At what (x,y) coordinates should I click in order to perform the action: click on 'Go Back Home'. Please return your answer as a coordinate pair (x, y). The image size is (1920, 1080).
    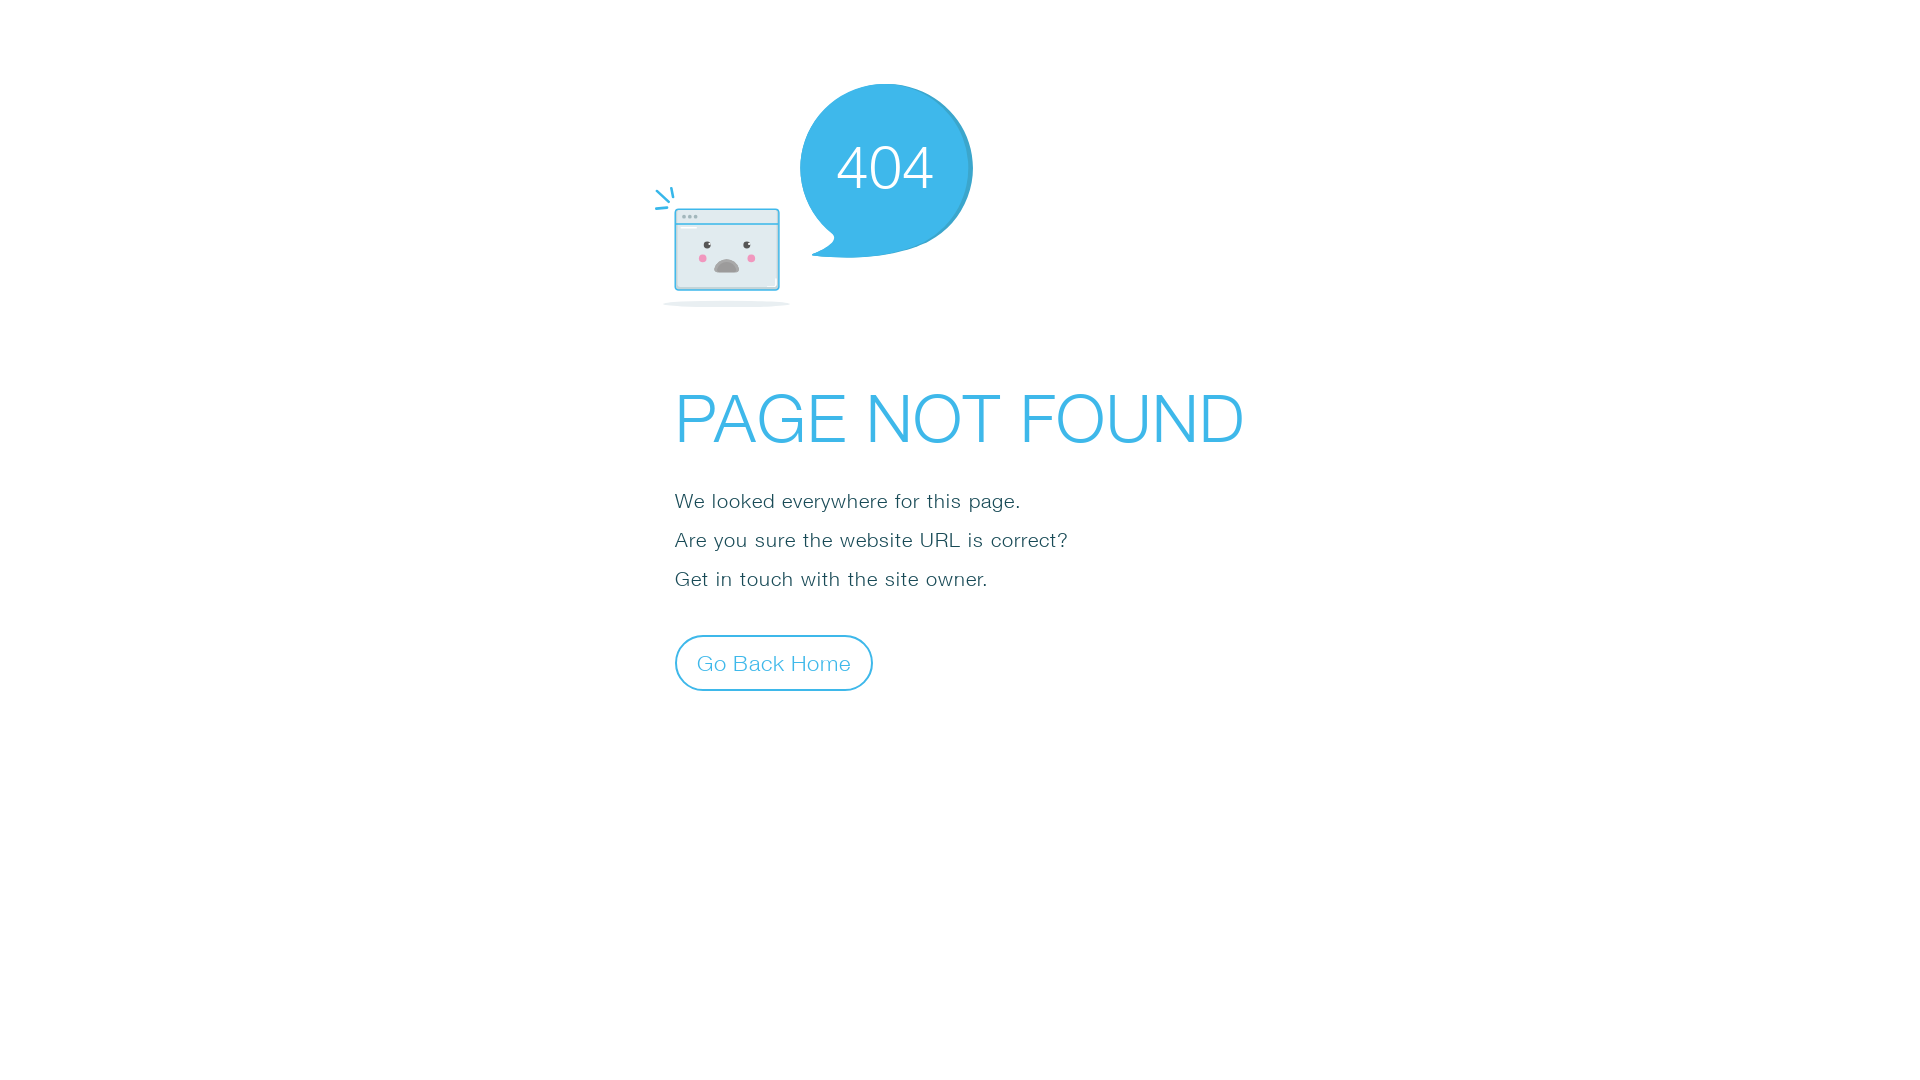
    Looking at the image, I should click on (772, 663).